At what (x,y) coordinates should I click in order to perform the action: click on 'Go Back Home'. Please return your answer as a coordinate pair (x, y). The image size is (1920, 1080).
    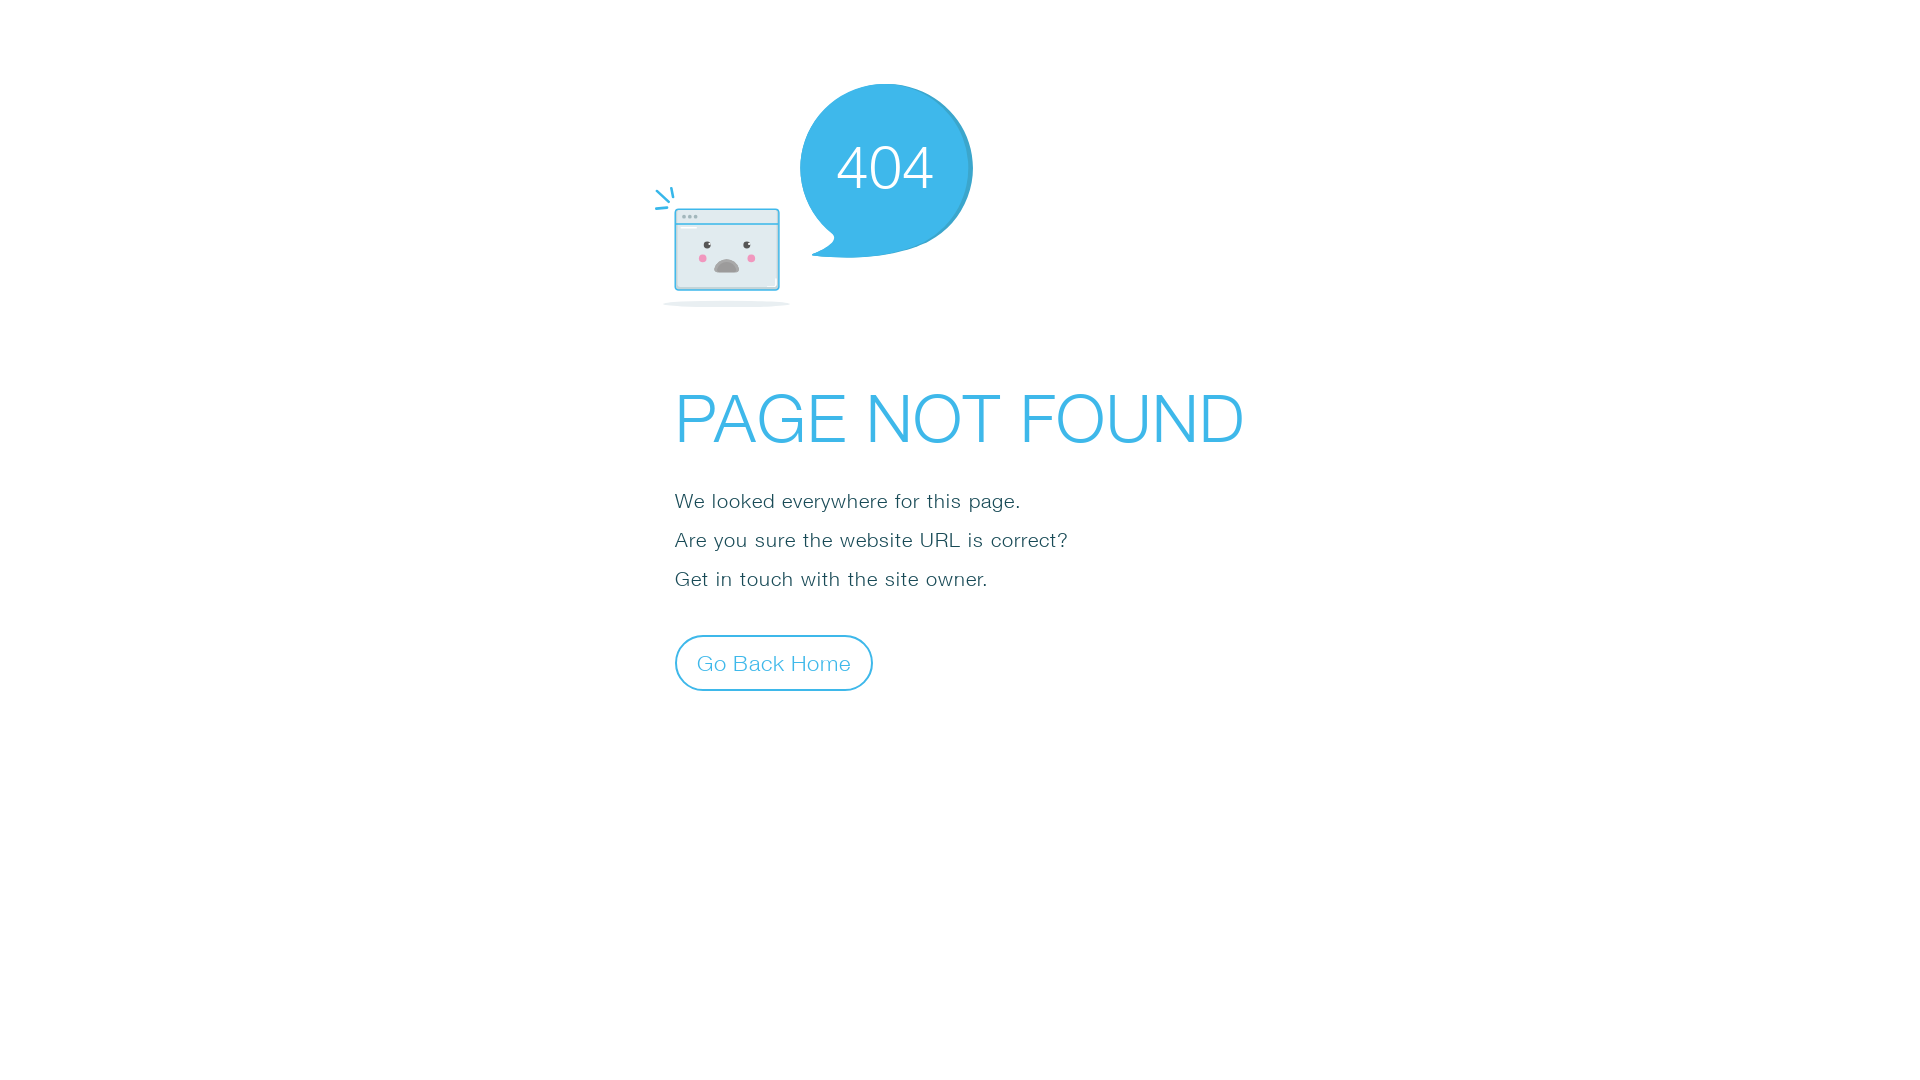
    Looking at the image, I should click on (772, 663).